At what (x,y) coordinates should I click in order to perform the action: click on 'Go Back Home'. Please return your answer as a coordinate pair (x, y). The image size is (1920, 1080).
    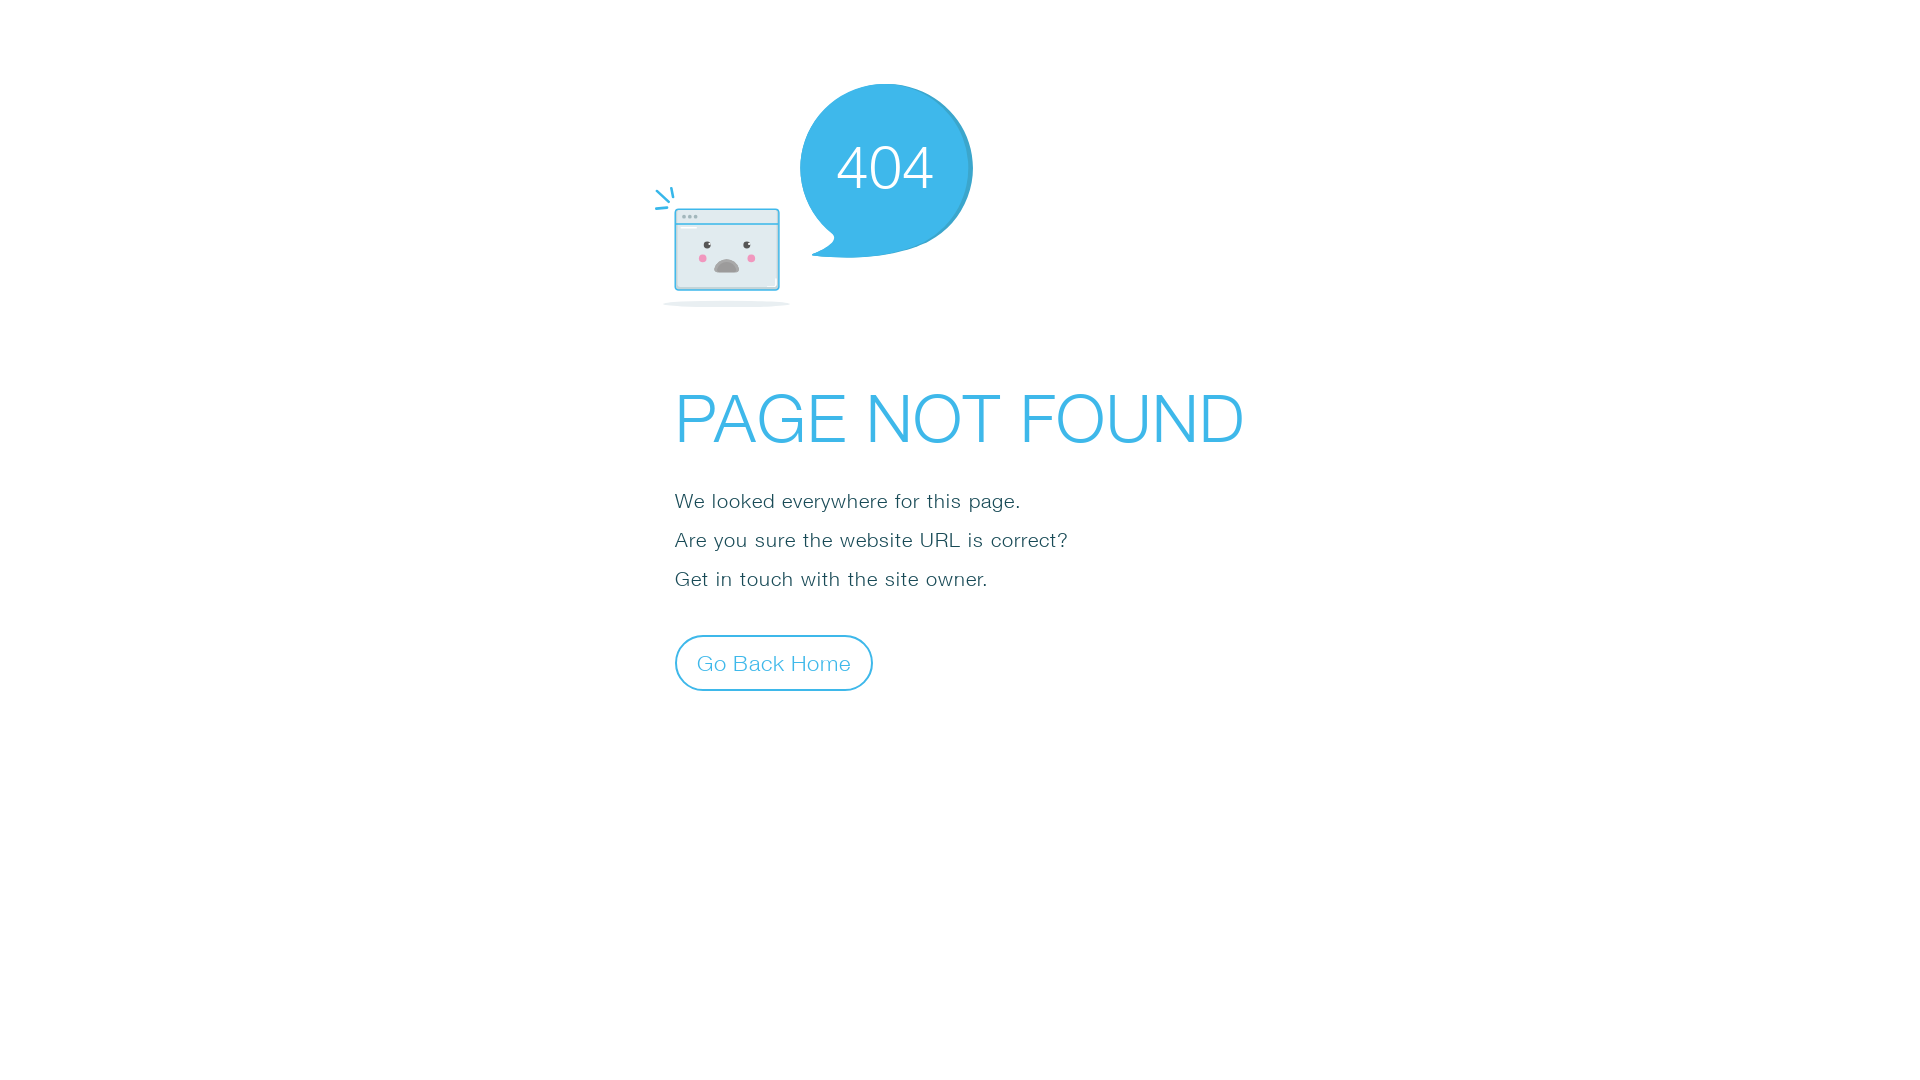
    Looking at the image, I should click on (772, 663).